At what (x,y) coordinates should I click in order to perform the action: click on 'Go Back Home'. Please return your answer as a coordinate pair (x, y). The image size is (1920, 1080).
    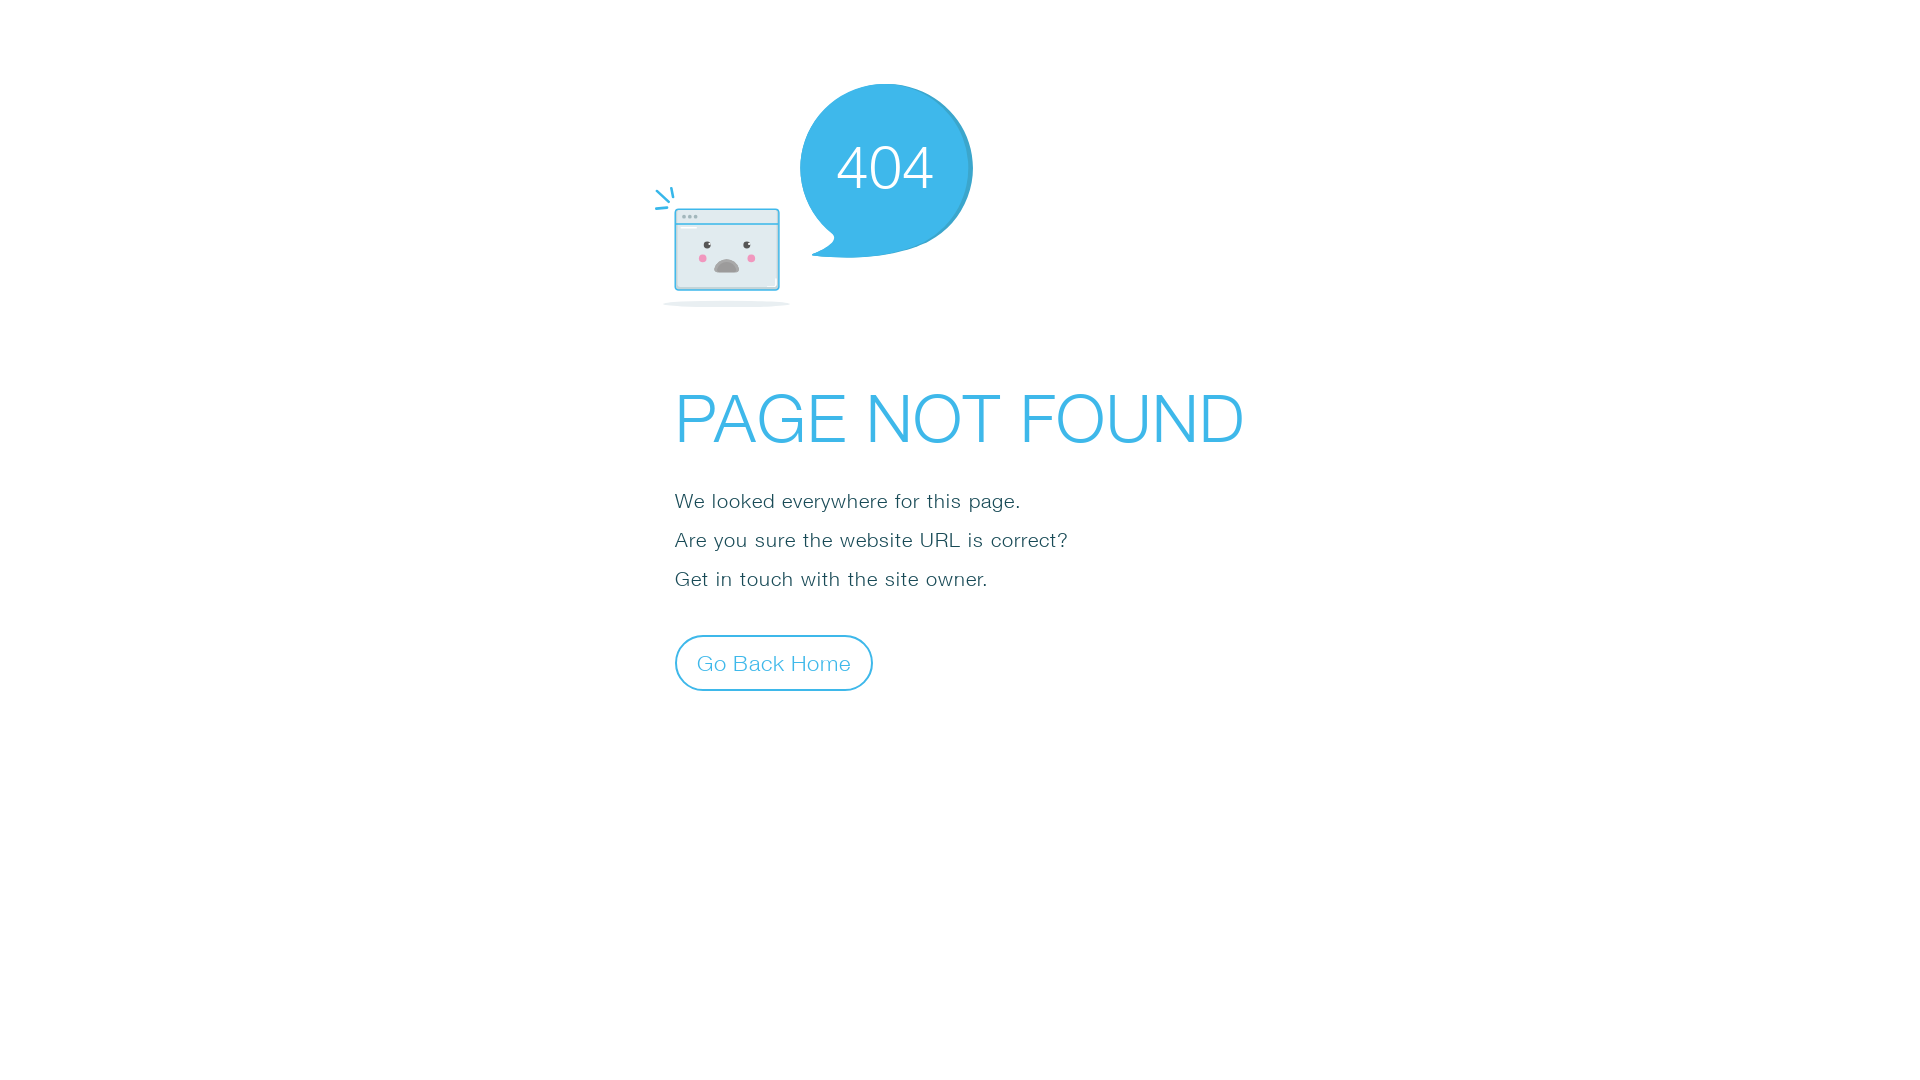
    Looking at the image, I should click on (772, 663).